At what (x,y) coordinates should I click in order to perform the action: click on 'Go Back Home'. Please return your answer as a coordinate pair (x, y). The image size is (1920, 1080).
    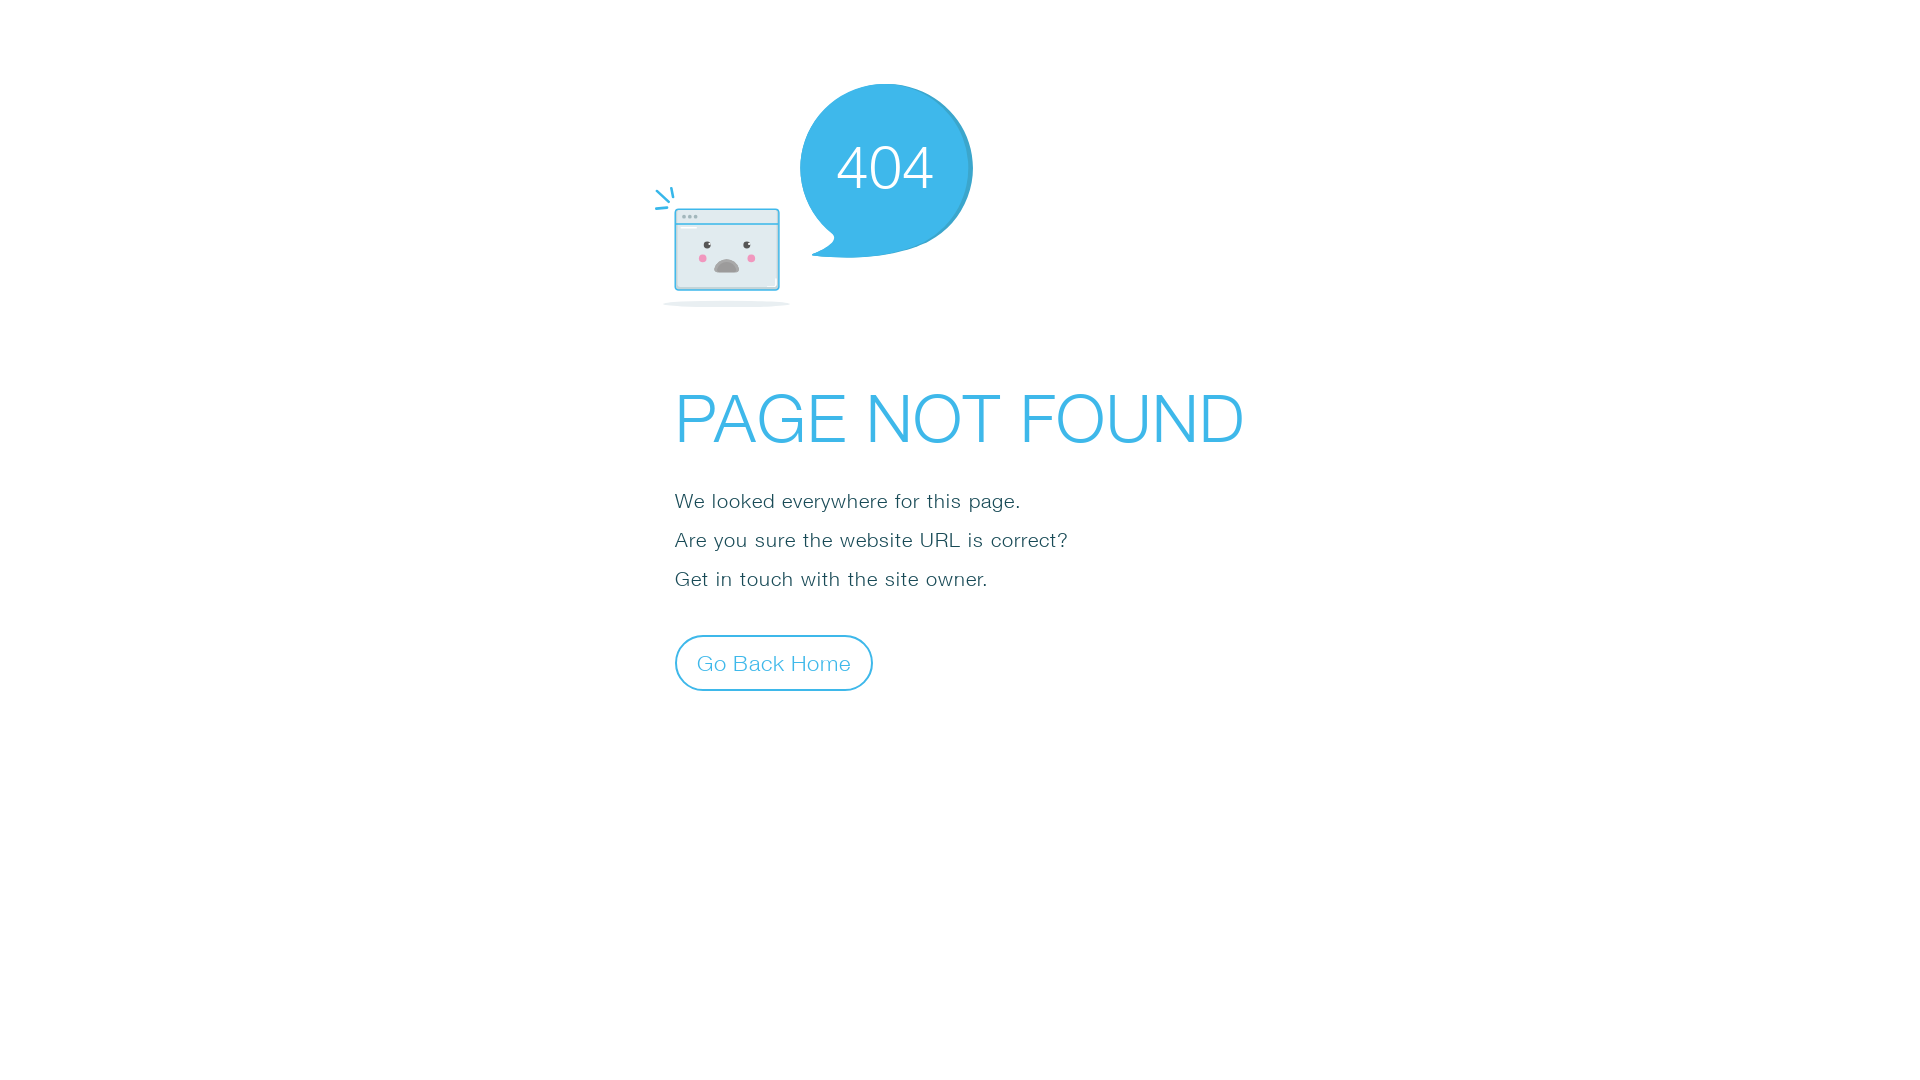
    Looking at the image, I should click on (772, 663).